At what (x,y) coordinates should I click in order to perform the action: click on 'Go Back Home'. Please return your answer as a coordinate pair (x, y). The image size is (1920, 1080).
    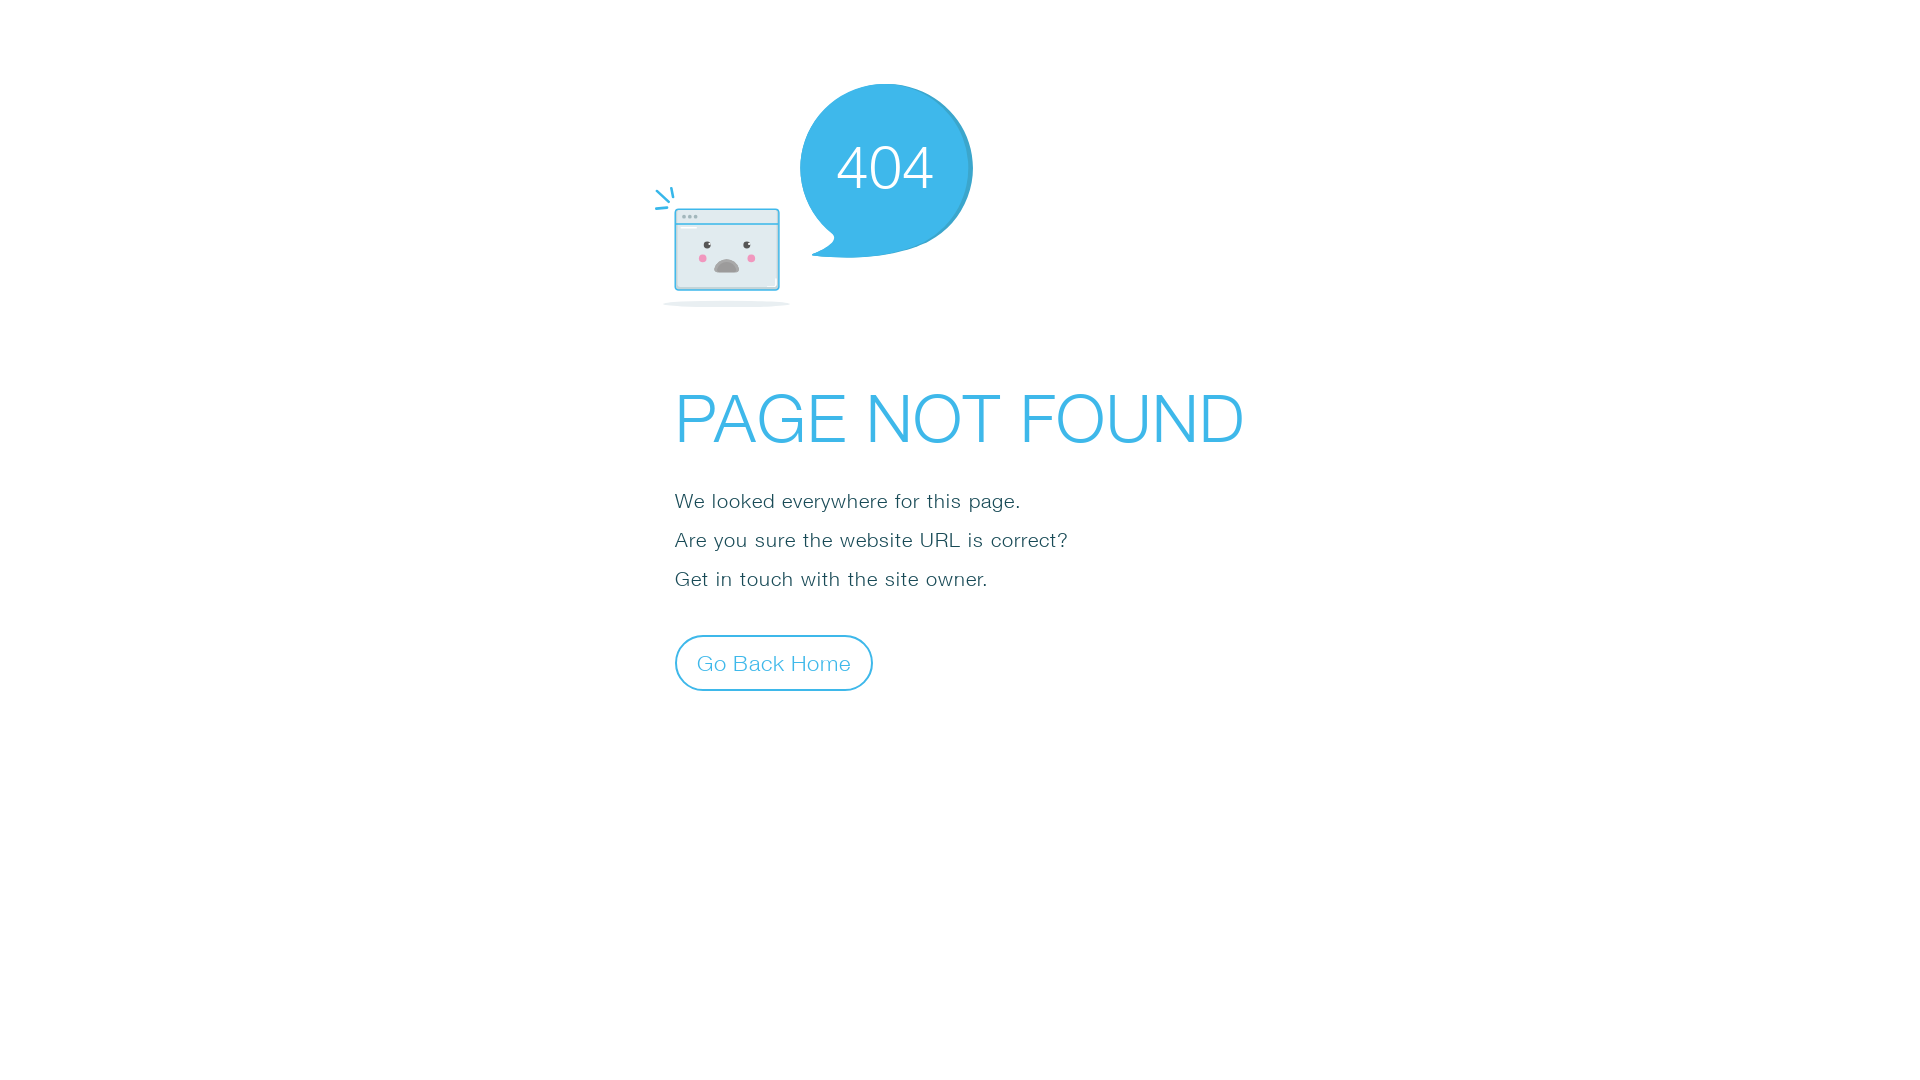
    Looking at the image, I should click on (772, 663).